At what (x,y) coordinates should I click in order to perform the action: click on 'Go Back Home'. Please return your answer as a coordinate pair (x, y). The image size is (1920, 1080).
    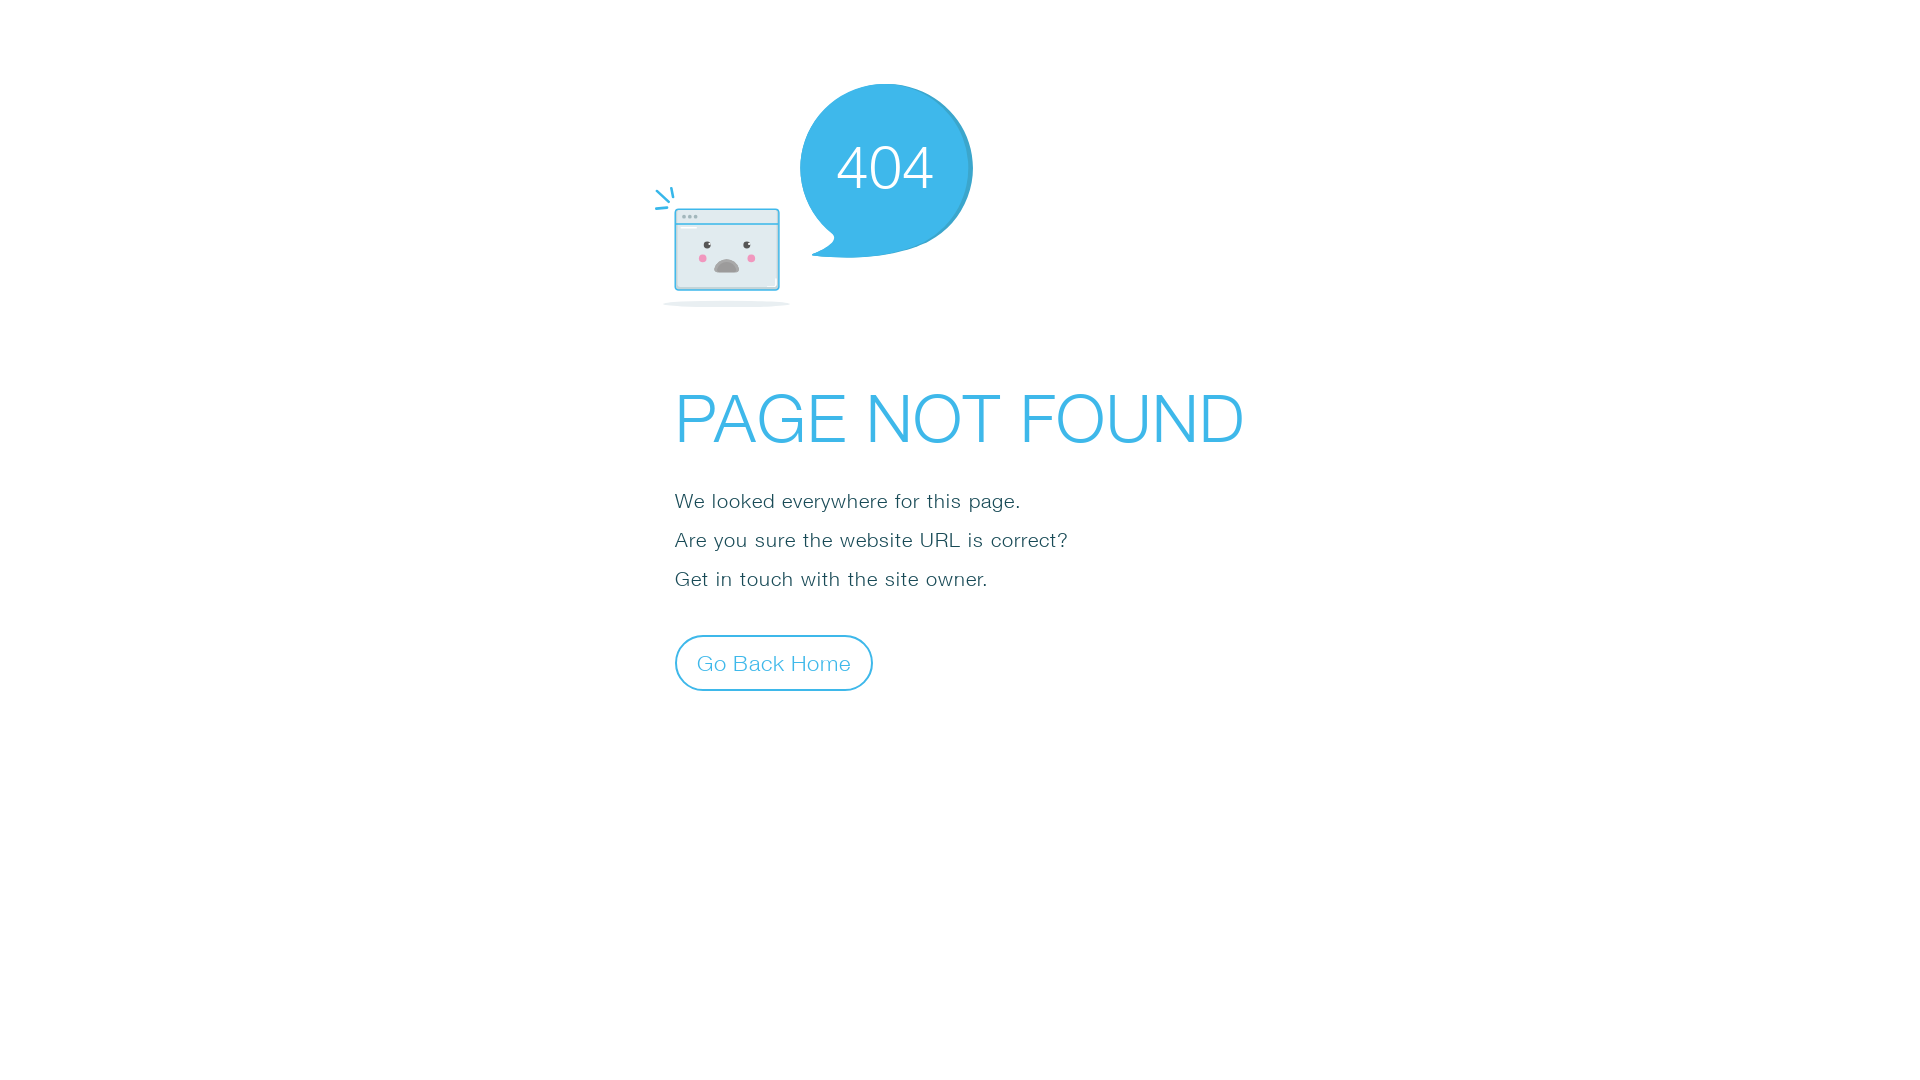
    Looking at the image, I should click on (772, 663).